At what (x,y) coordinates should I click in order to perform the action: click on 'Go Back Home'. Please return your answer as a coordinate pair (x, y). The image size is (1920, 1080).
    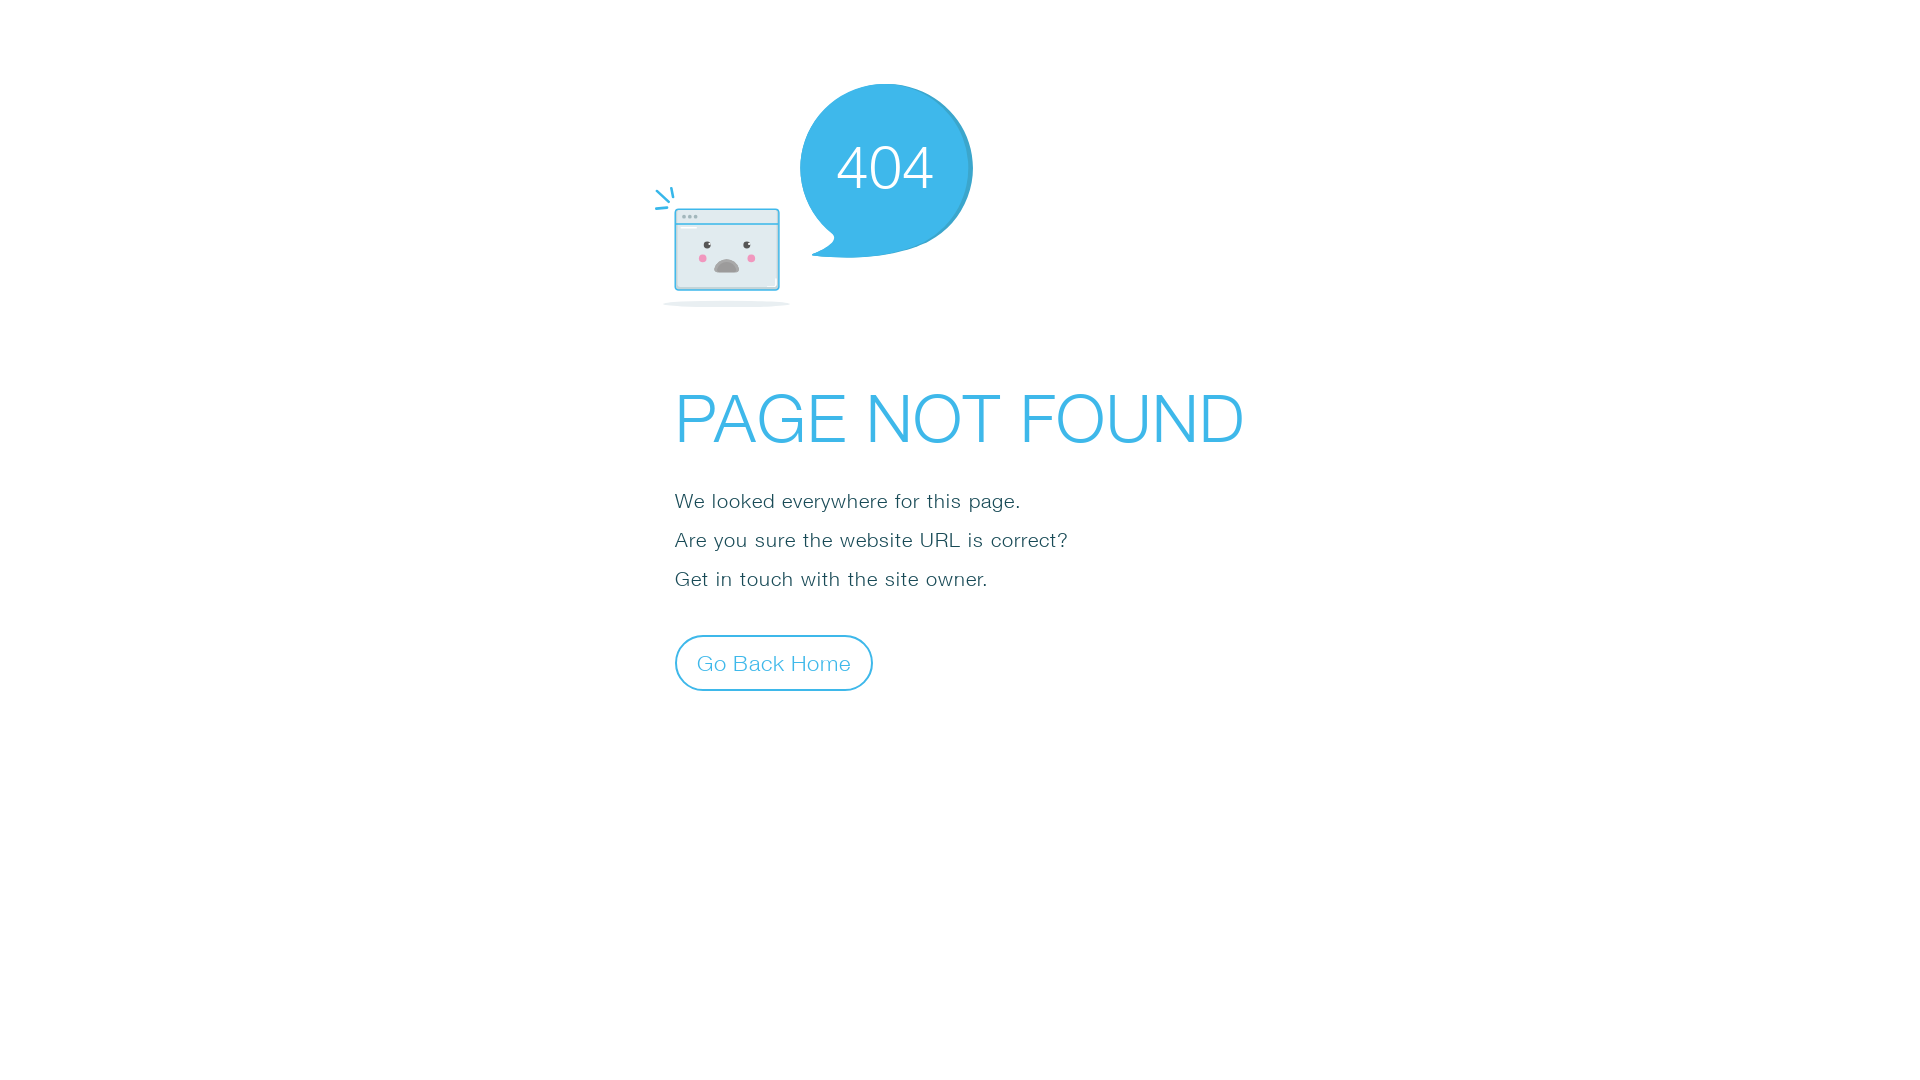
    Looking at the image, I should click on (772, 663).